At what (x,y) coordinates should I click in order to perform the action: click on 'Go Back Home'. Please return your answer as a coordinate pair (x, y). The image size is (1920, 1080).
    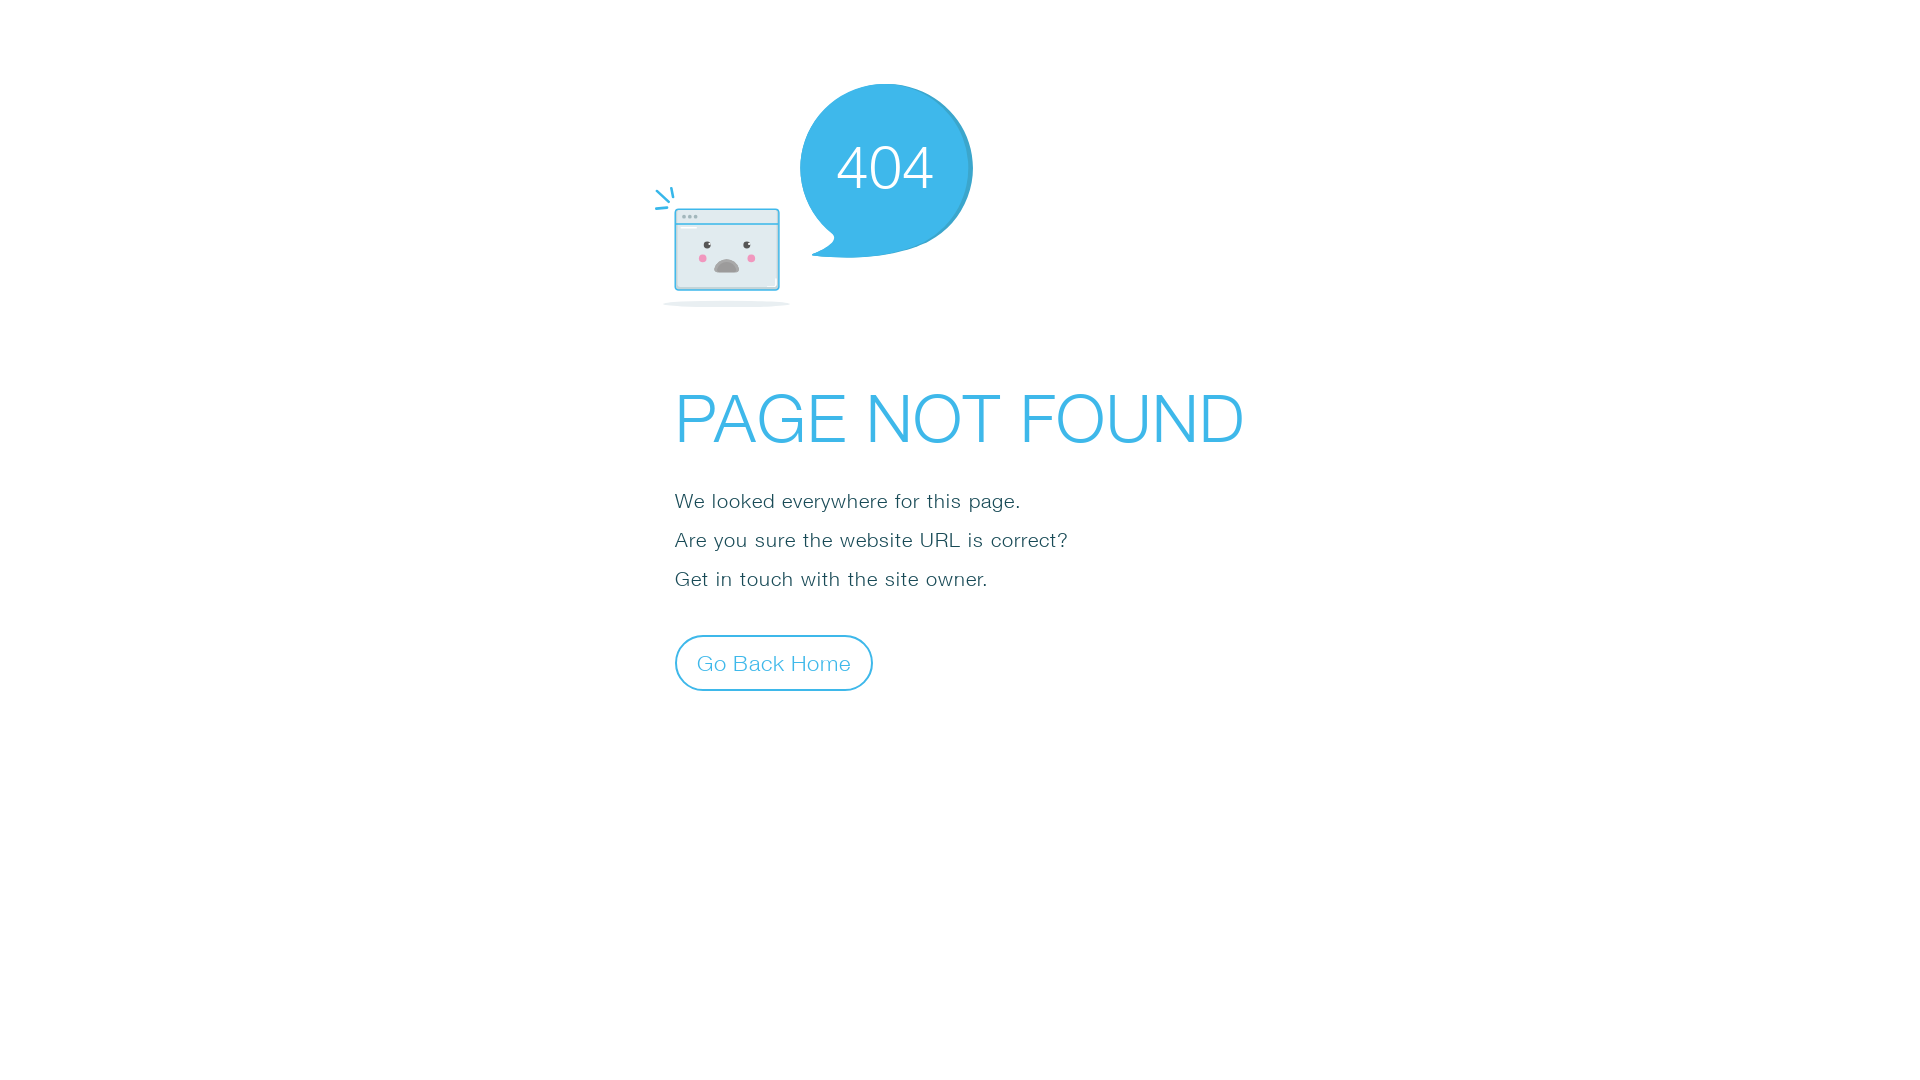
    Looking at the image, I should click on (772, 663).